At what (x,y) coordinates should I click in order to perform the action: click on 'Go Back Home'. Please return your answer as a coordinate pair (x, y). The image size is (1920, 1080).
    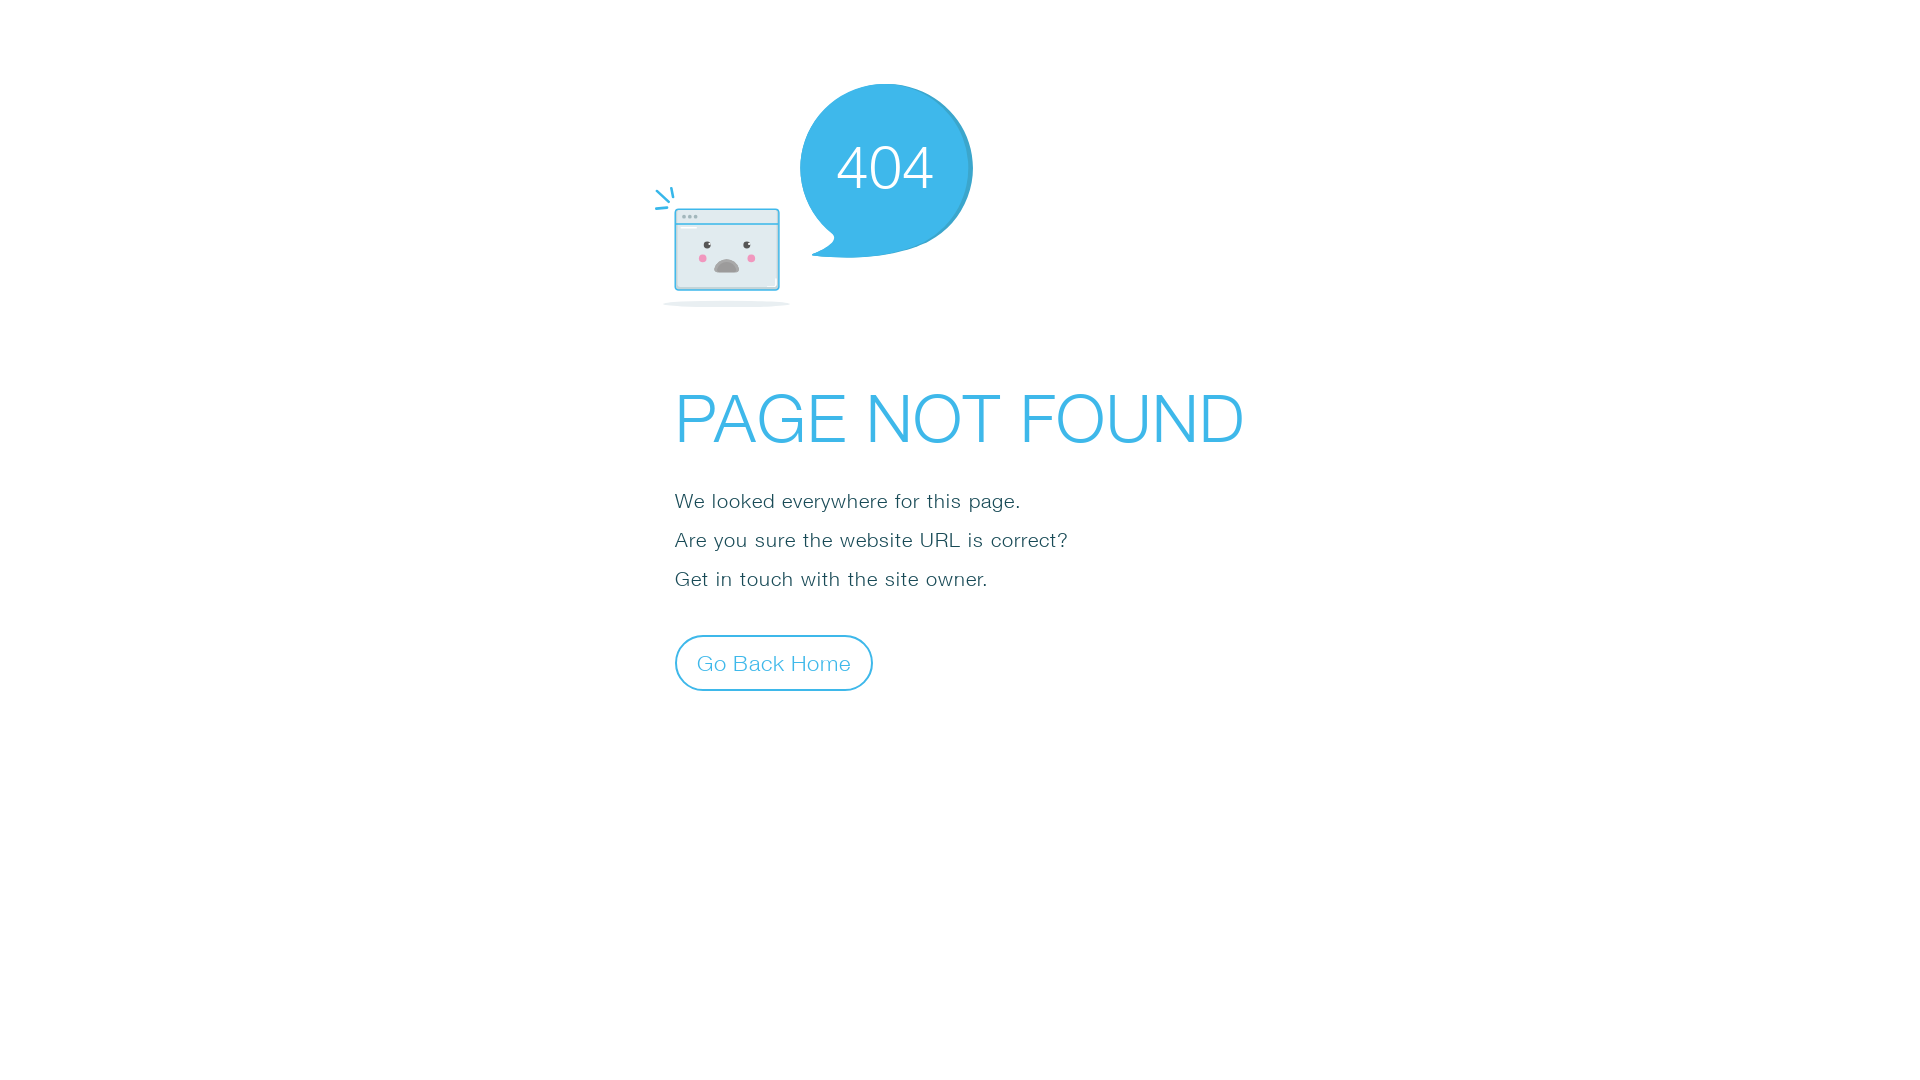
    Looking at the image, I should click on (772, 663).